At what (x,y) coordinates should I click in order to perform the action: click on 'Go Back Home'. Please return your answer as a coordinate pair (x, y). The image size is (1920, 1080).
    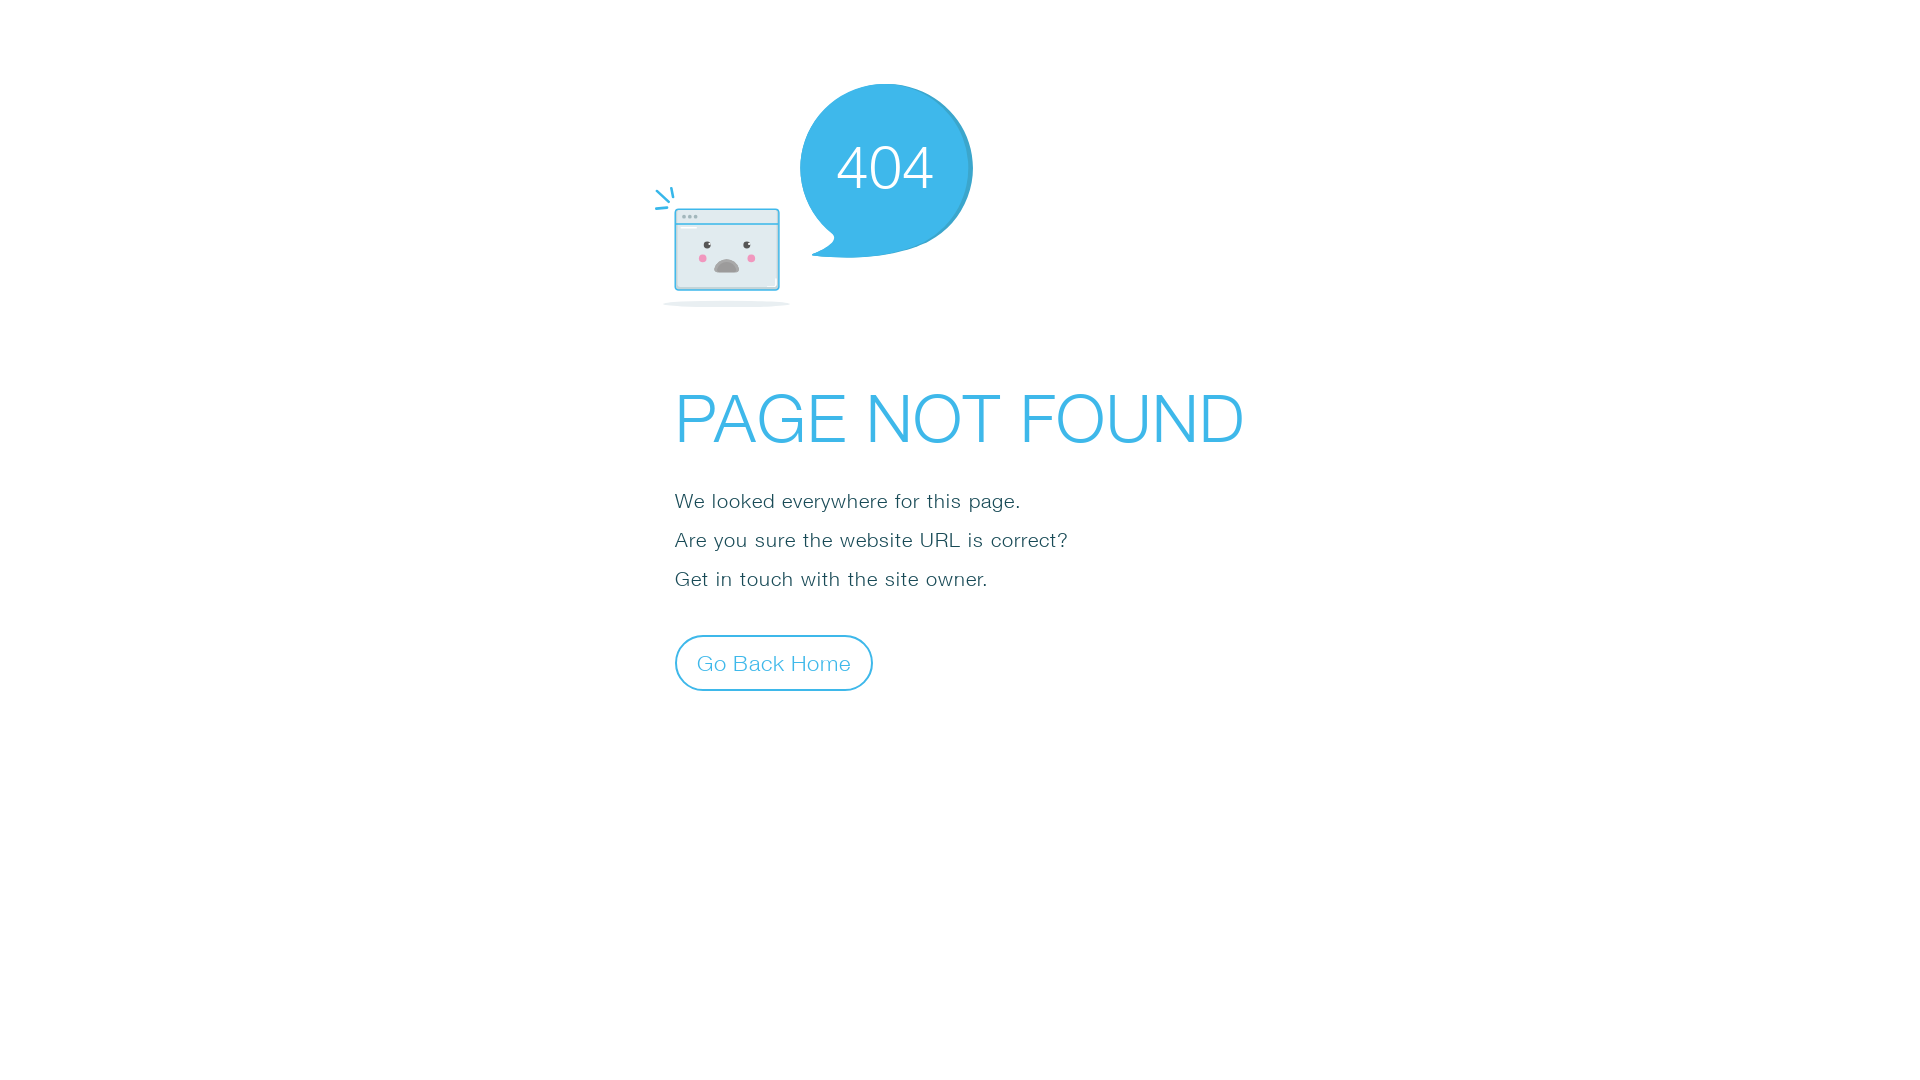
    Looking at the image, I should click on (772, 663).